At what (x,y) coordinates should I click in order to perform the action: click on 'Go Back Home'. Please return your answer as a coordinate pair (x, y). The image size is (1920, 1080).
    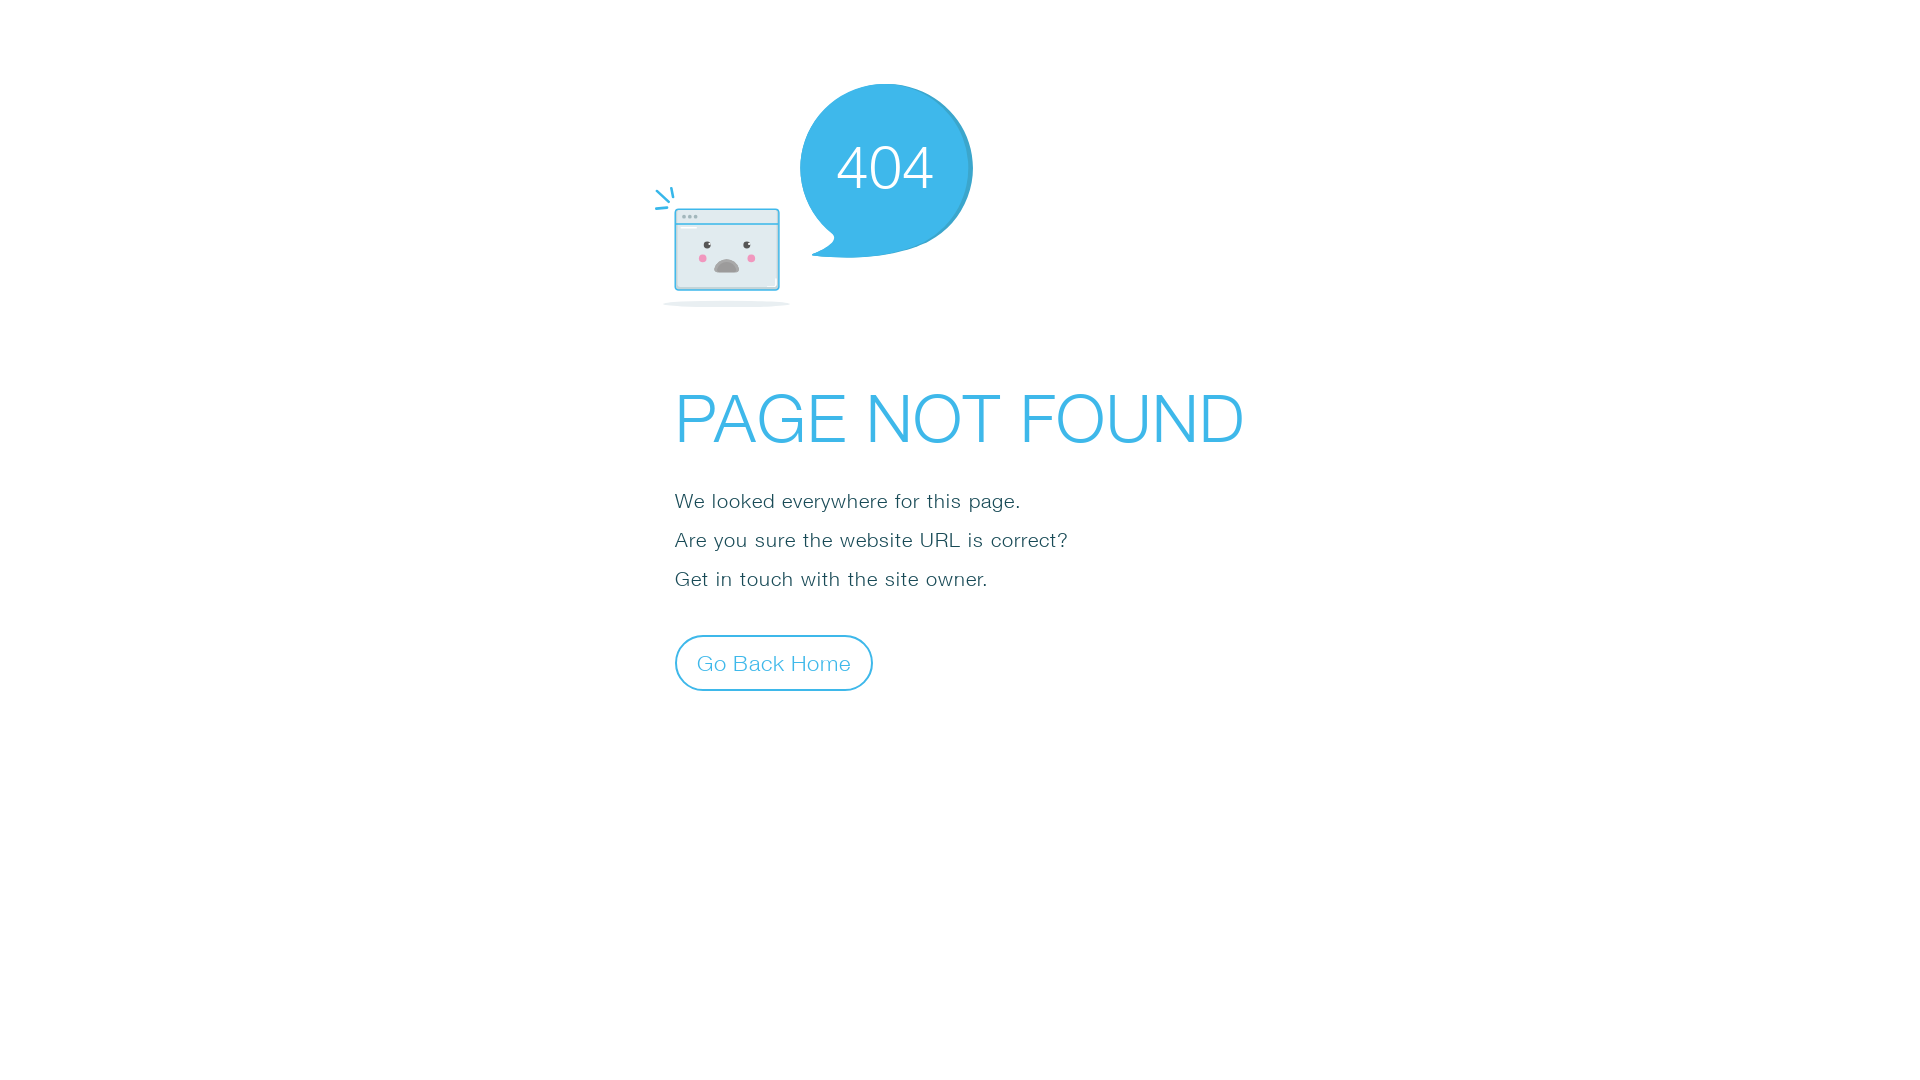
    Looking at the image, I should click on (772, 663).